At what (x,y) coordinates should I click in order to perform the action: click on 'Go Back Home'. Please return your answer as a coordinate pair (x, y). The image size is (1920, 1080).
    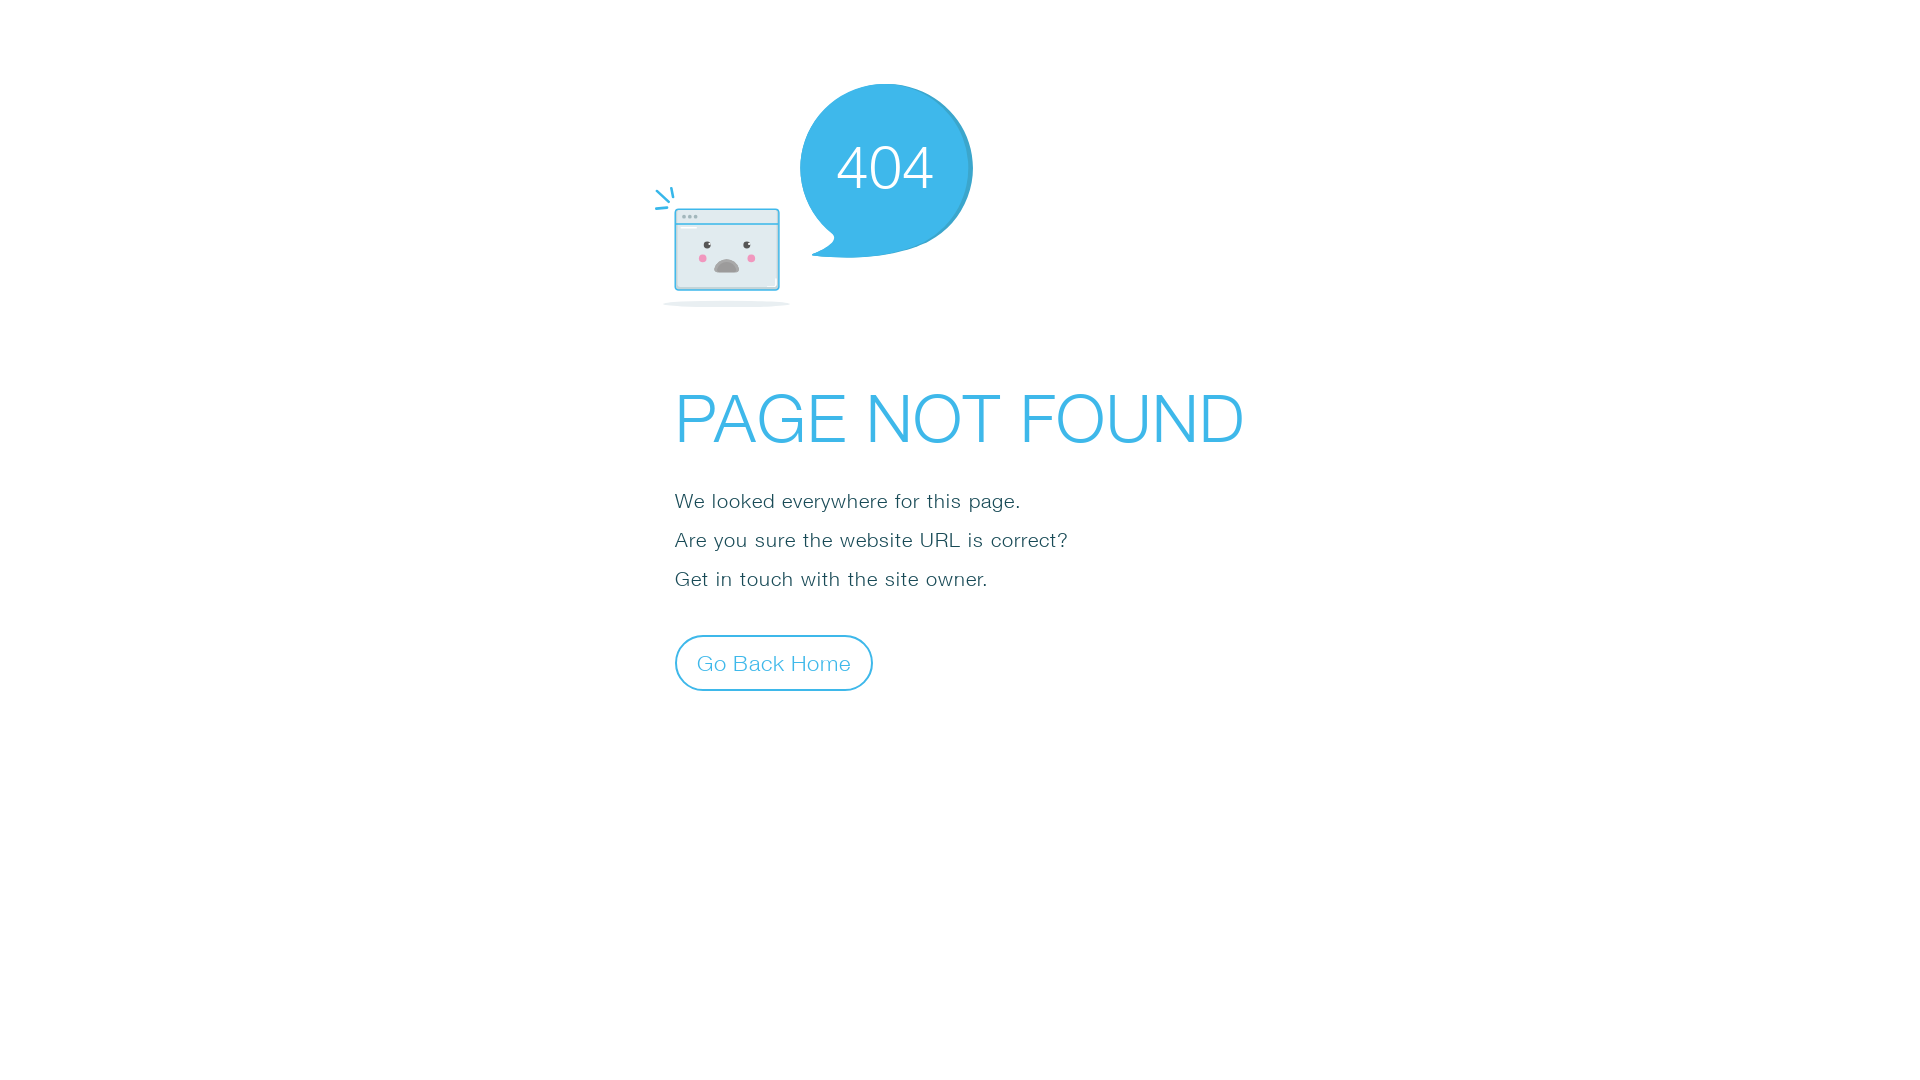
    Looking at the image, I should click on (772, 663).